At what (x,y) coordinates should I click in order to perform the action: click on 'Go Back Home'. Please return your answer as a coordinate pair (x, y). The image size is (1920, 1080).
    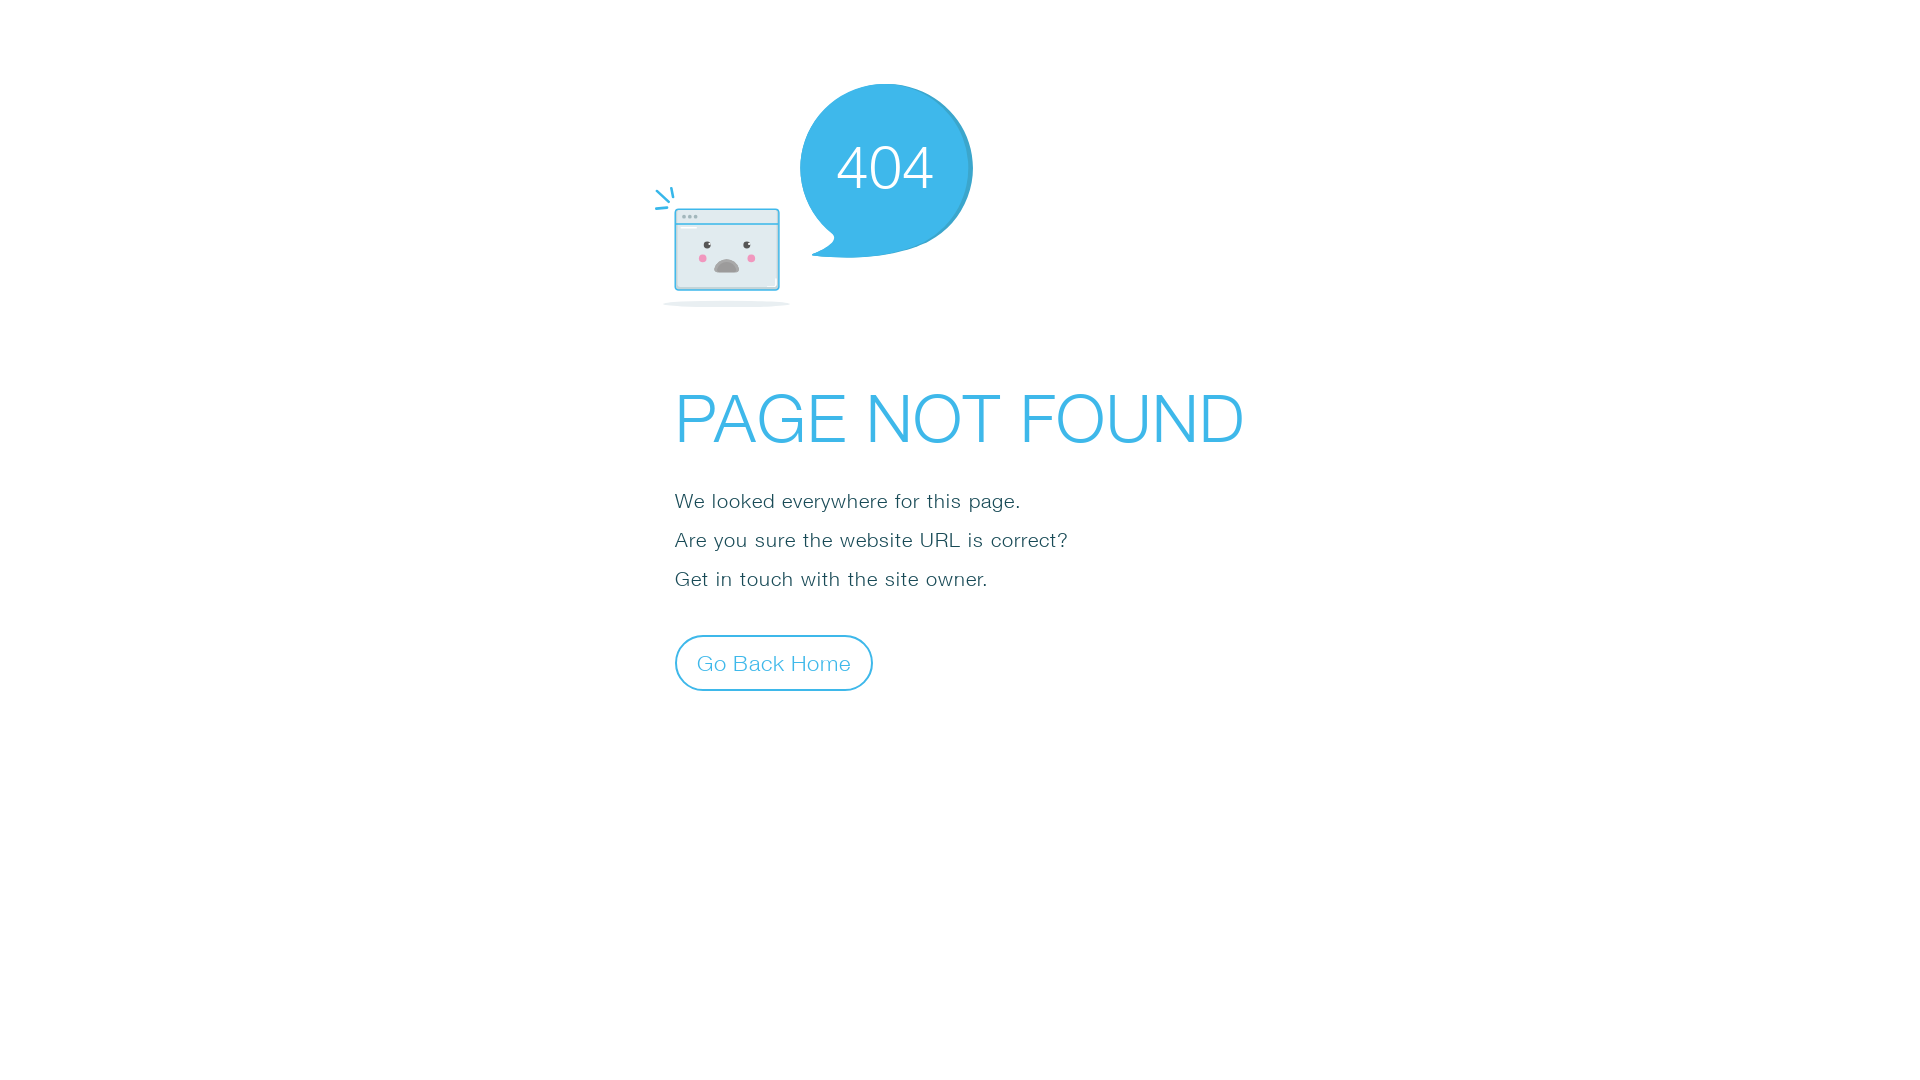
    Looking at the image, I should click on (772, 663).